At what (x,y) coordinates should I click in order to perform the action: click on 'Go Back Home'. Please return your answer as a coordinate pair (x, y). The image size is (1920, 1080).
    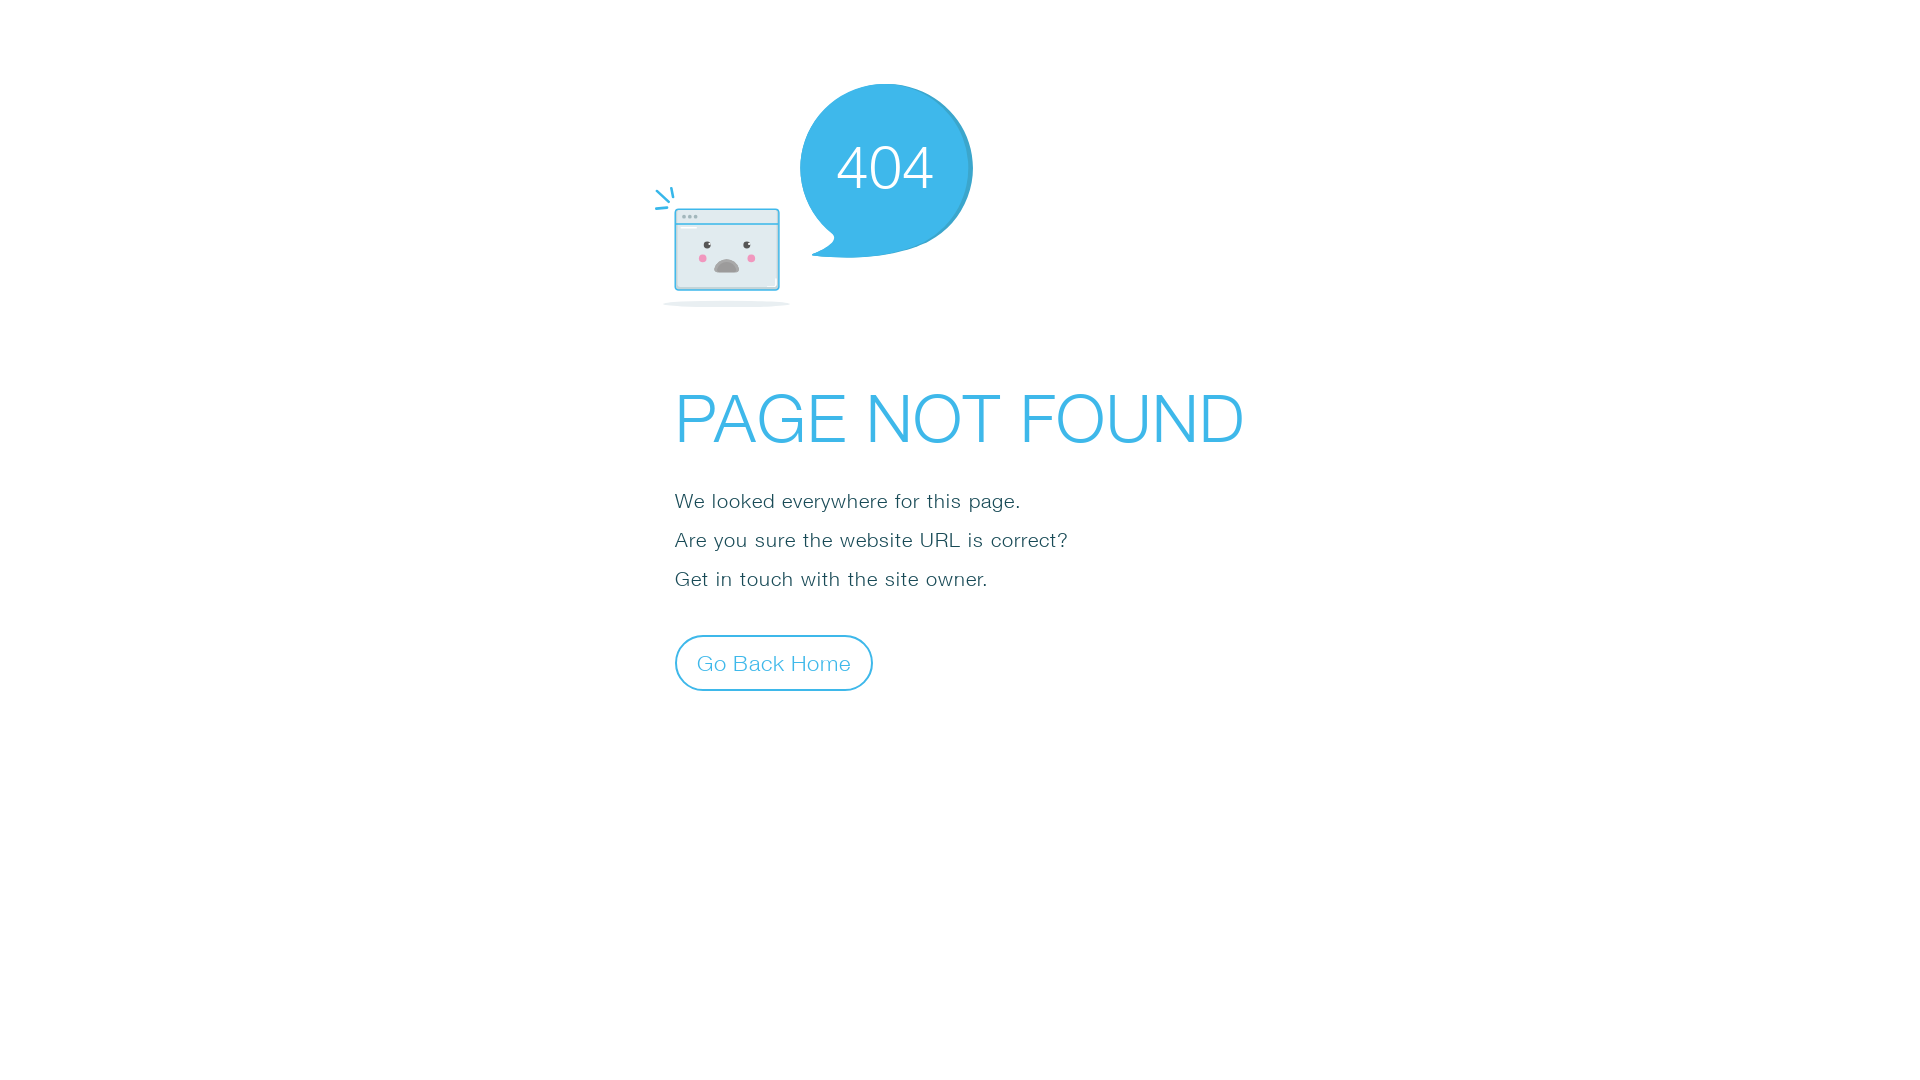
    Looking at the image, I should click on (772, 663).